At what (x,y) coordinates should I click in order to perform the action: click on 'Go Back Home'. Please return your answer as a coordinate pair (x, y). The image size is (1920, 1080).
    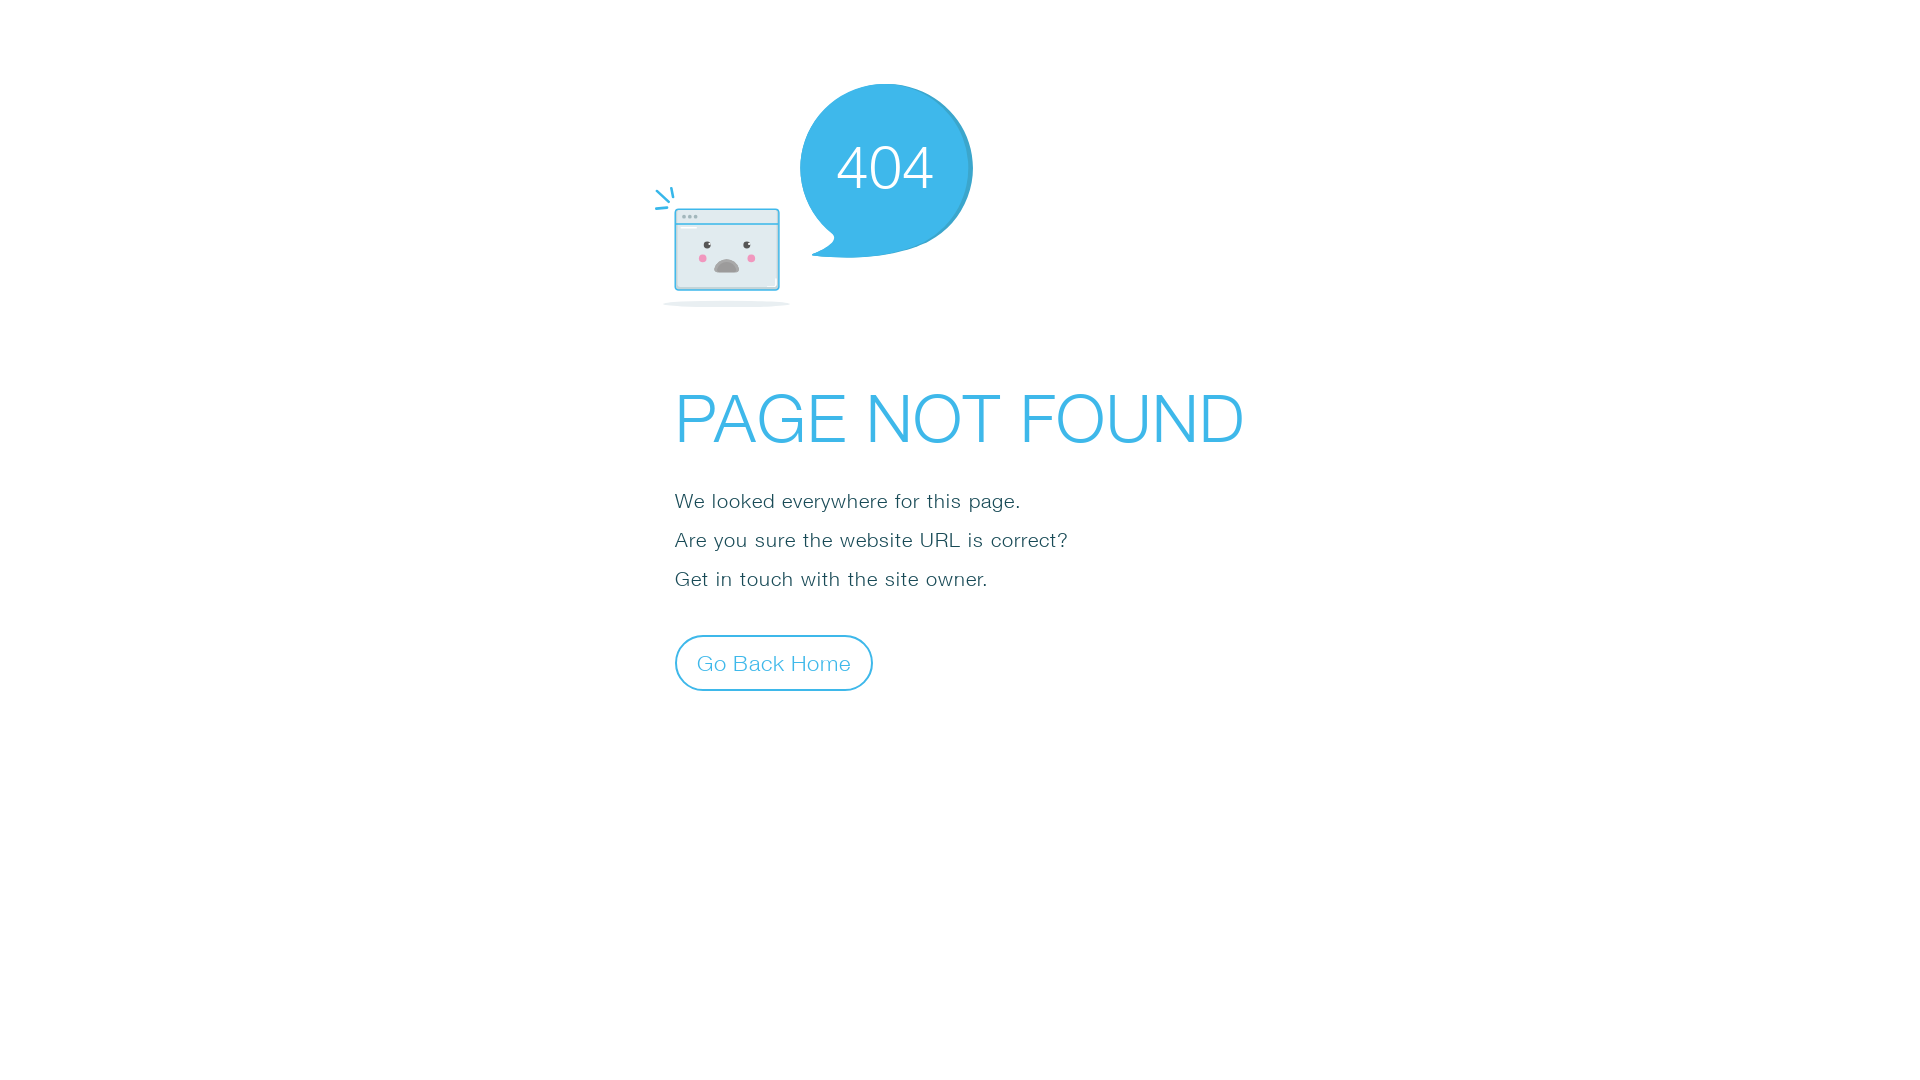
    Looking at the image, I should click on (772, 663).